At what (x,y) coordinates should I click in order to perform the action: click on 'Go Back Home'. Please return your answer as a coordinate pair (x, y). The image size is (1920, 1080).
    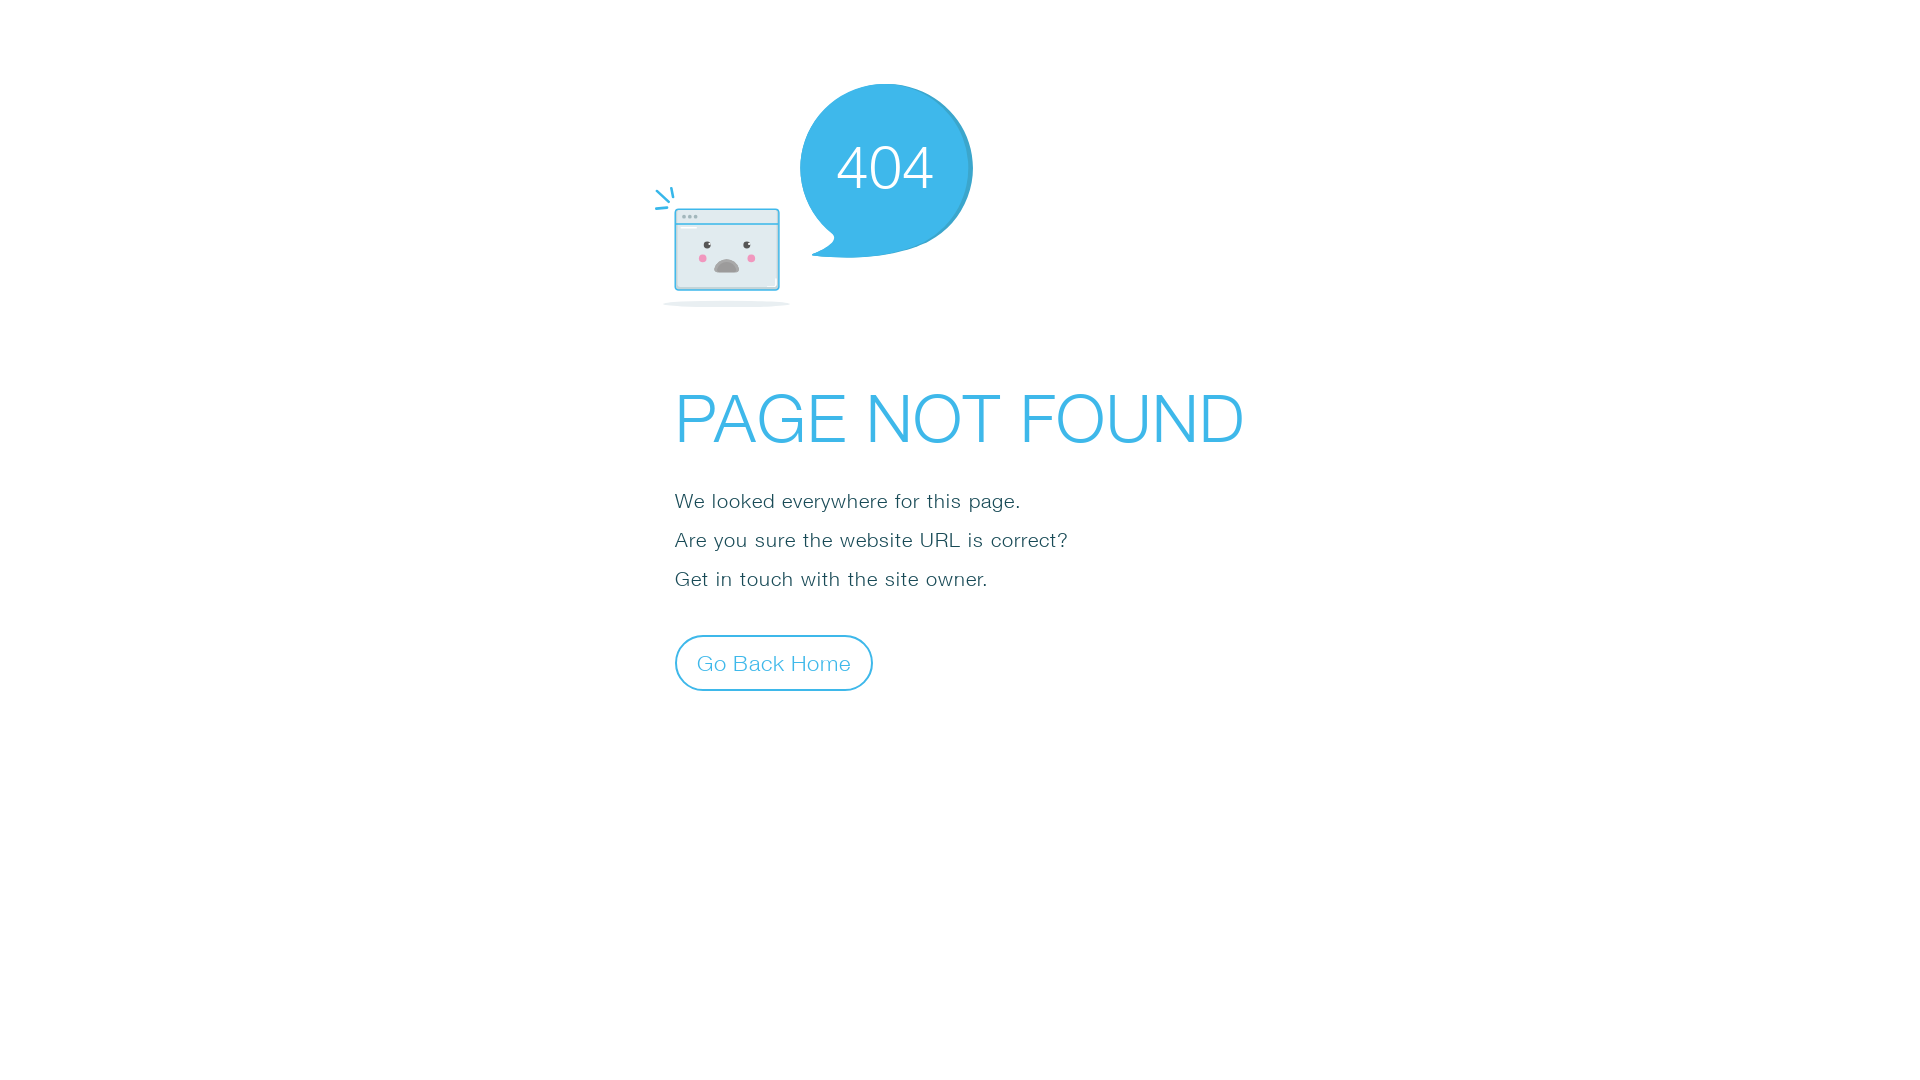
    Looking at the image, I should click on (772, 663).